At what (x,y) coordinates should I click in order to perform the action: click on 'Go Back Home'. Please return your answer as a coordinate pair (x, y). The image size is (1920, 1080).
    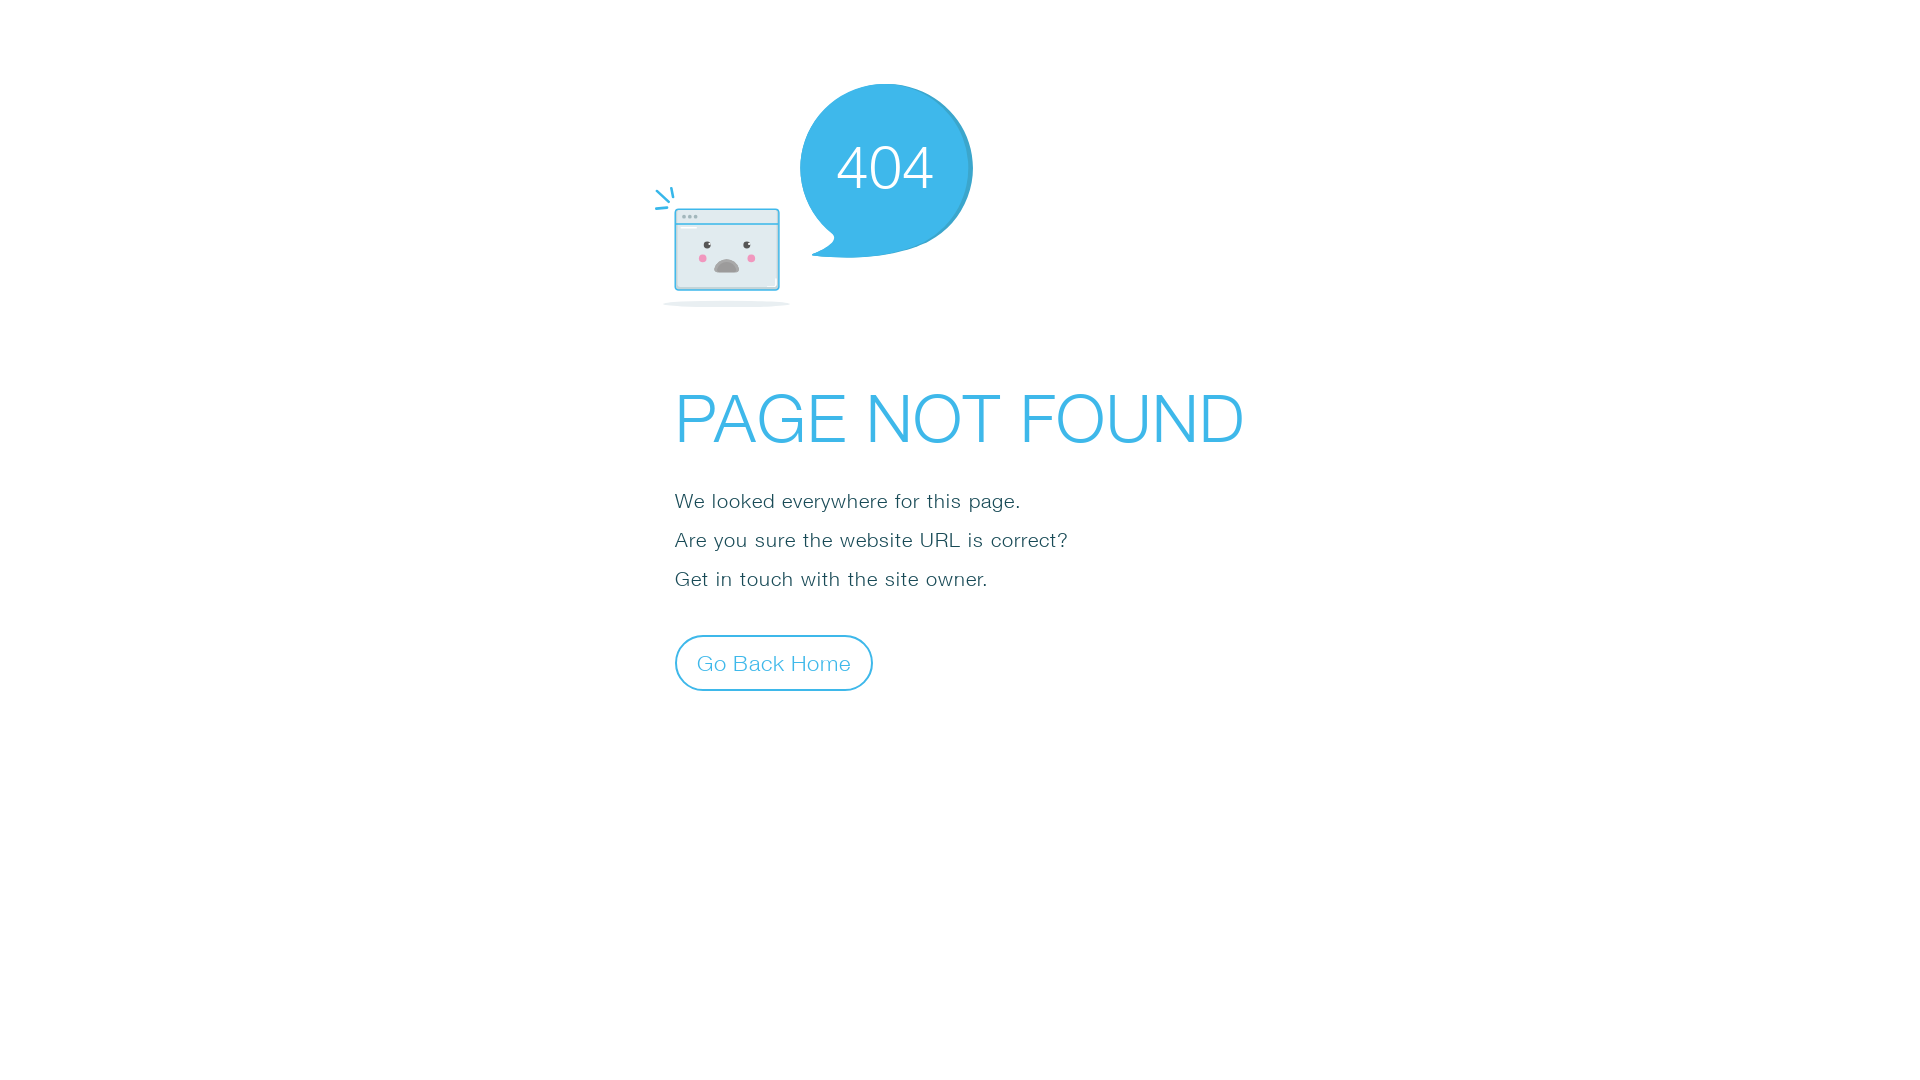
    Looking at the image, I should click on (772, 663).